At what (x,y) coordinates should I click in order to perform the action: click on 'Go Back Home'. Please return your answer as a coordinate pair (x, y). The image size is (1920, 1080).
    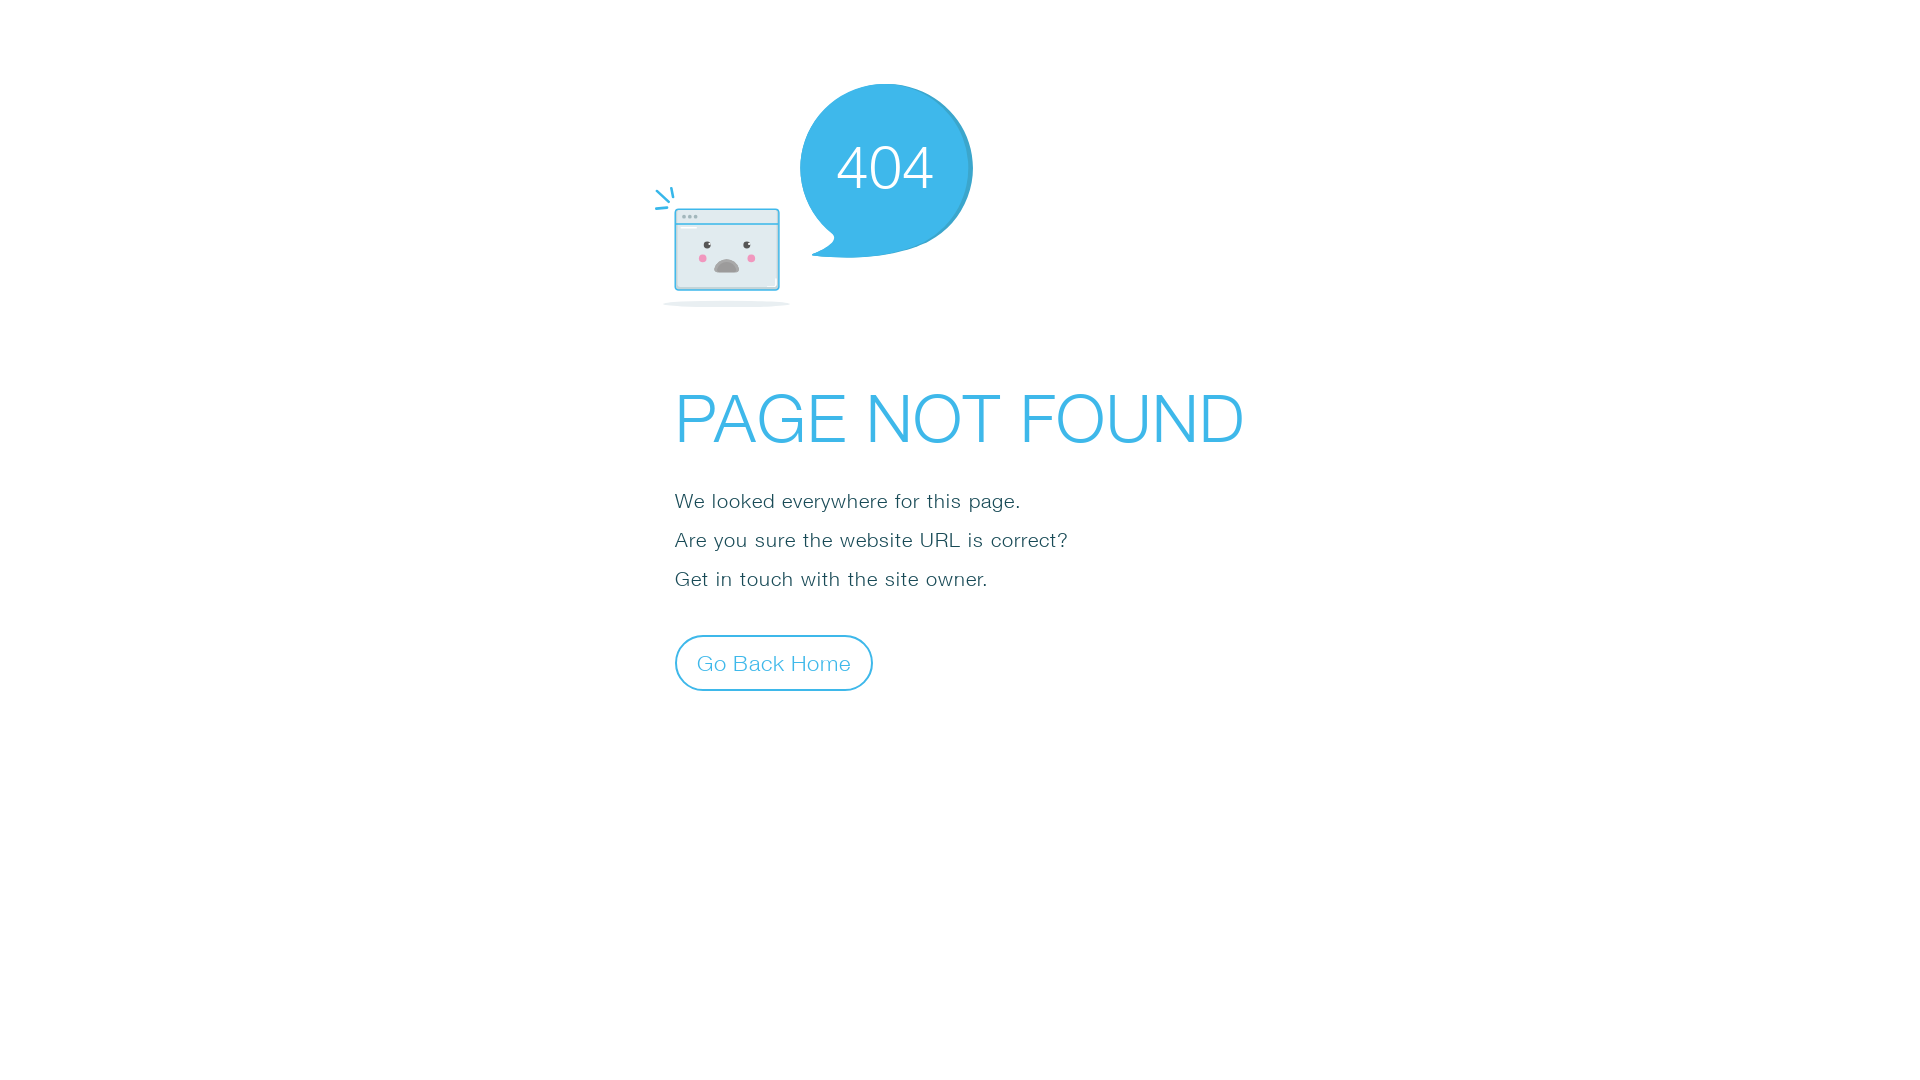
    Looking at the image, I should click on (772, 663).